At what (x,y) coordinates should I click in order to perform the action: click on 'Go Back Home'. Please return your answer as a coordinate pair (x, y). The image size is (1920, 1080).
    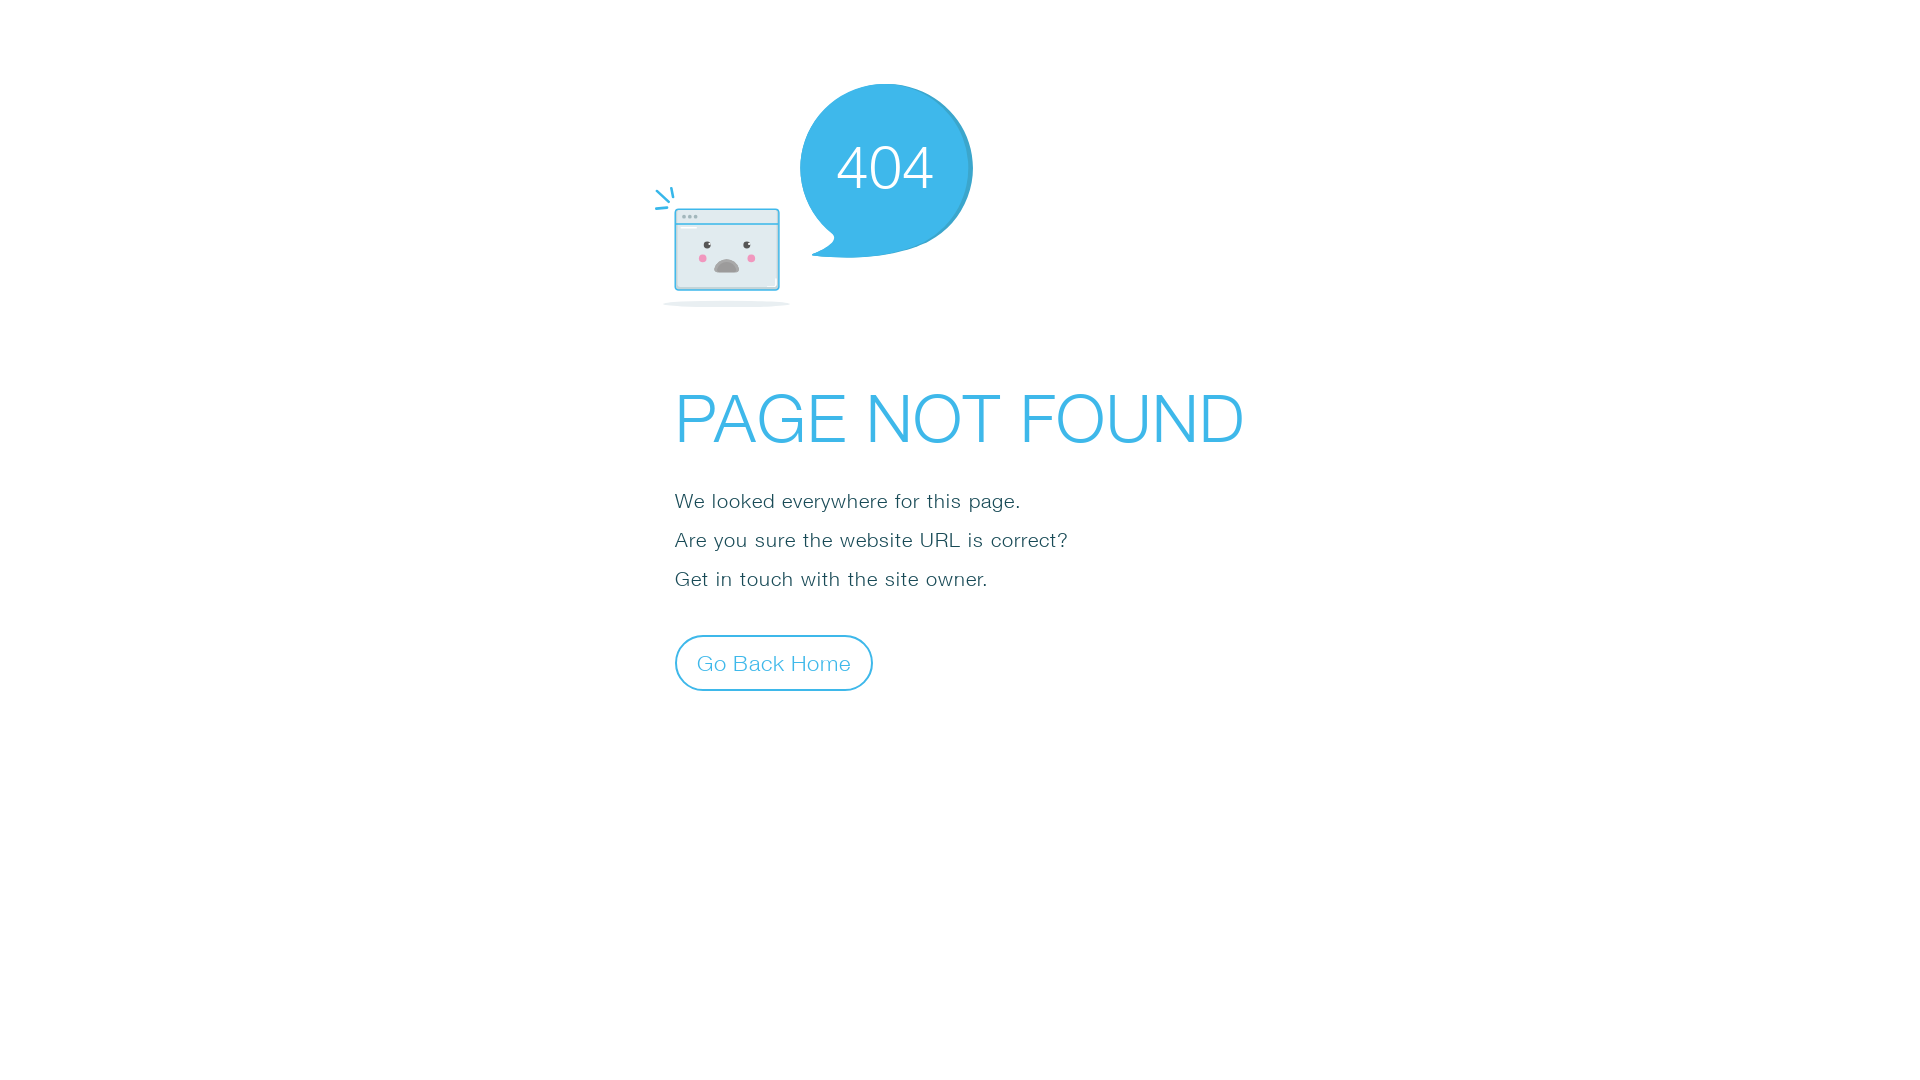
    Looking at the image, I should click on (772, 663).